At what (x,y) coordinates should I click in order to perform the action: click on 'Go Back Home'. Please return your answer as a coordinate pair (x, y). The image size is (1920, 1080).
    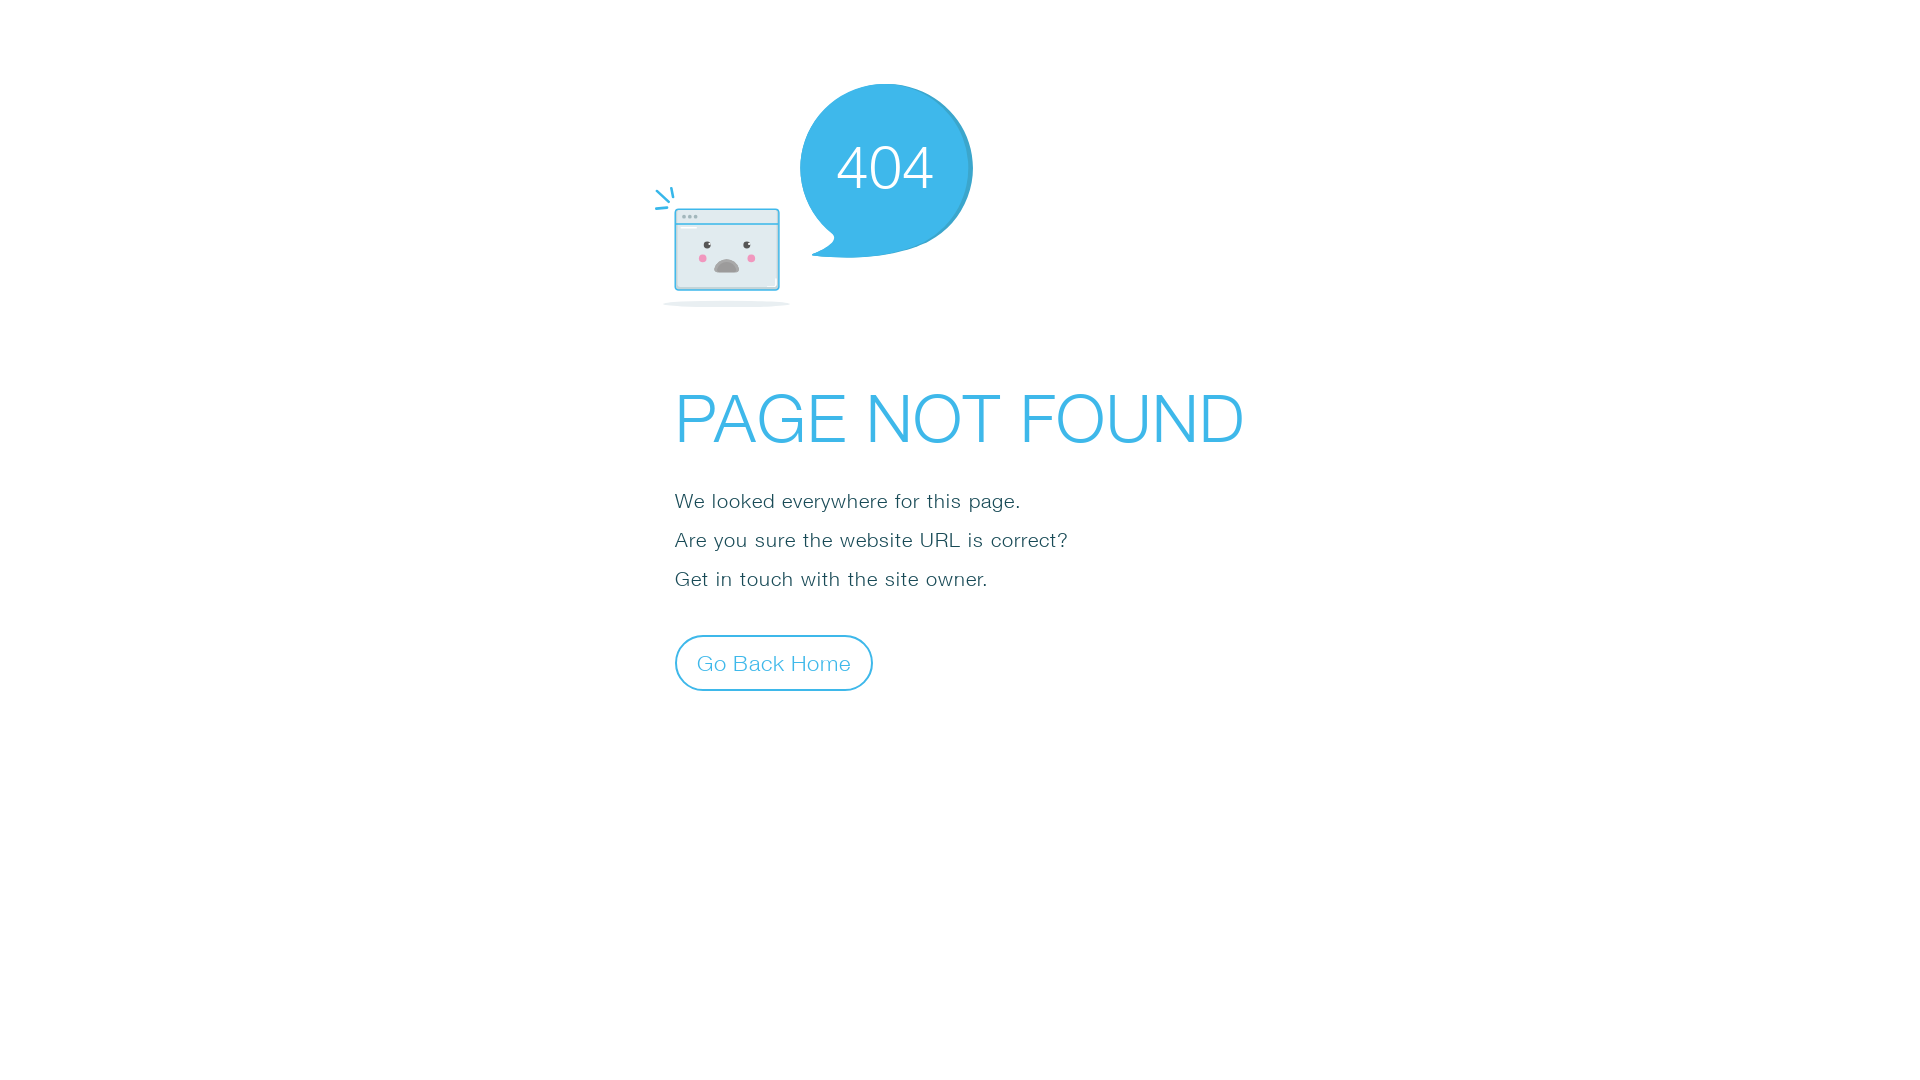
    Looking at the image, I should click on (772, 663).